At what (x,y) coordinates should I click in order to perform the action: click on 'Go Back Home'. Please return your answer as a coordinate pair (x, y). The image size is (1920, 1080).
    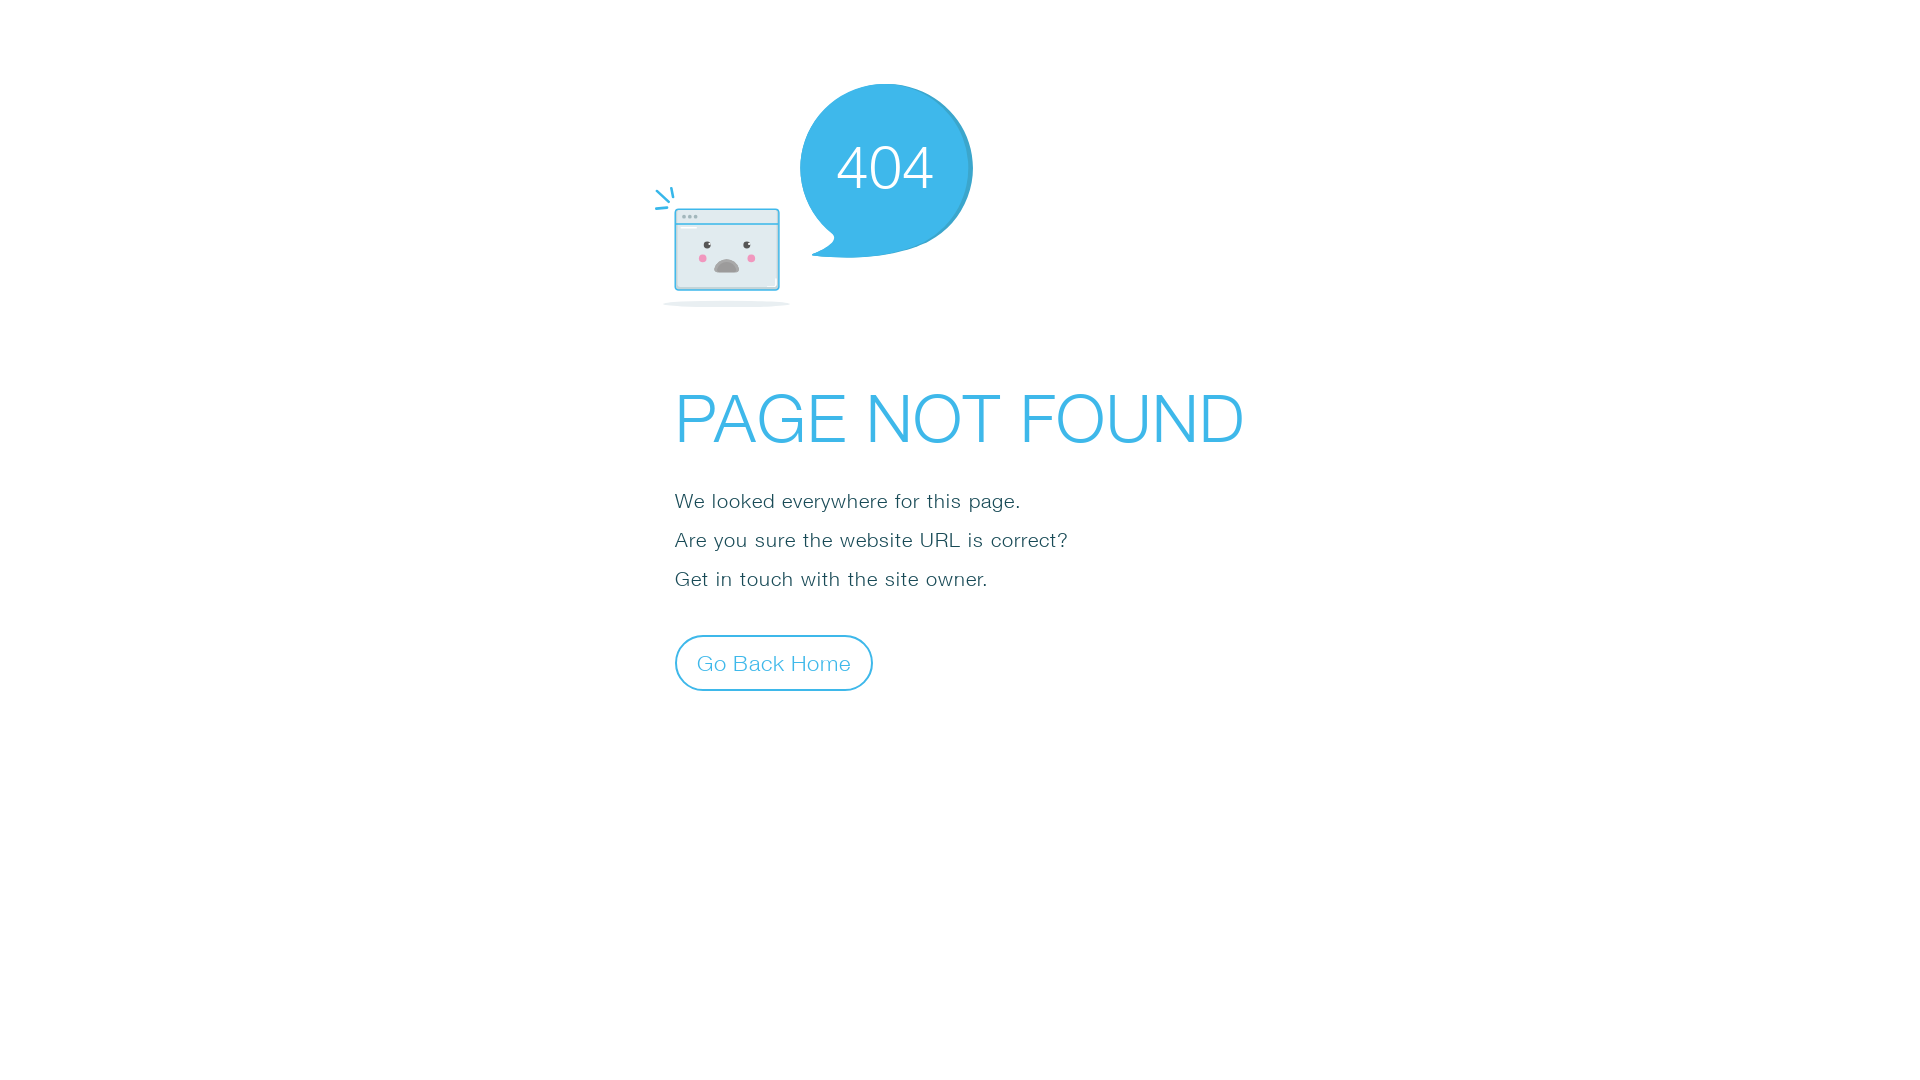
    Looking at the image, I should click on (772, 663).